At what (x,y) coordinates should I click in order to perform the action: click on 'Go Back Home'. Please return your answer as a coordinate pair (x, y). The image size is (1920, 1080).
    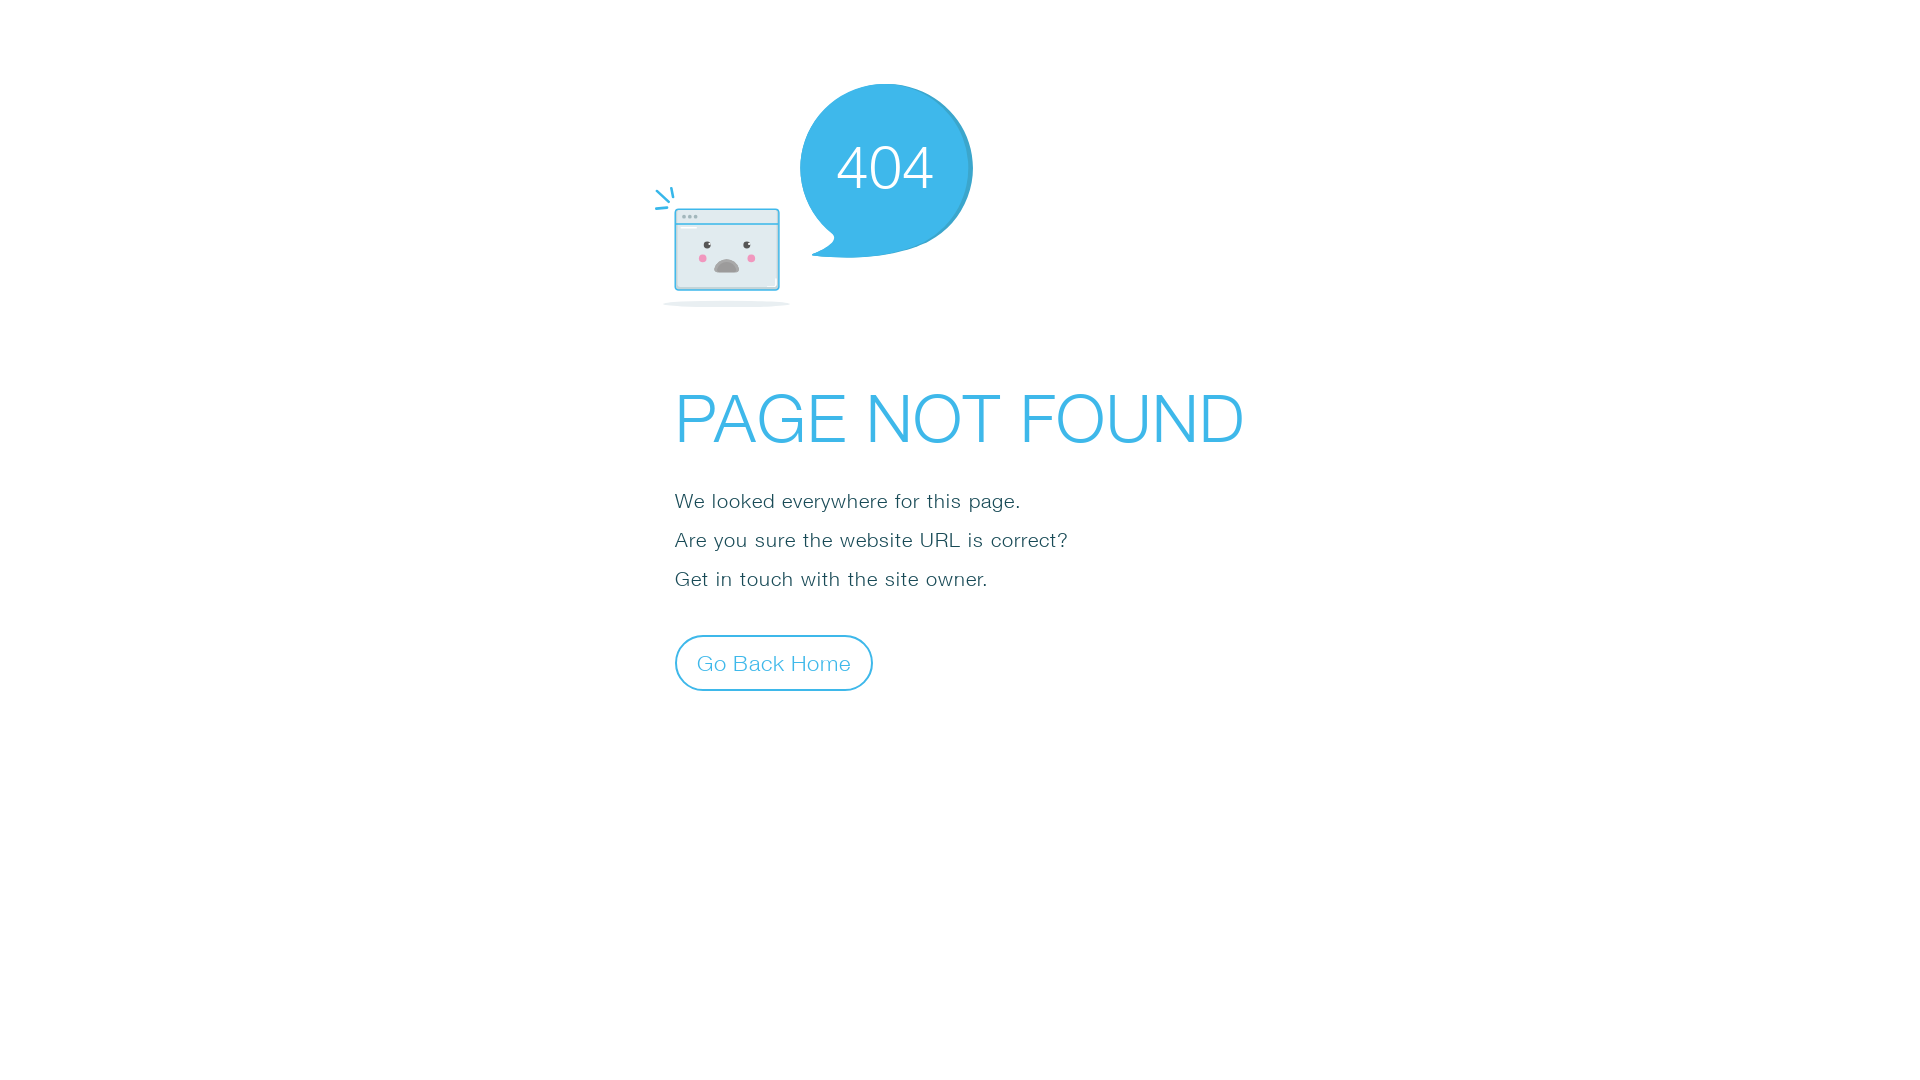
    Looking at the image, I should click on (772, 663).